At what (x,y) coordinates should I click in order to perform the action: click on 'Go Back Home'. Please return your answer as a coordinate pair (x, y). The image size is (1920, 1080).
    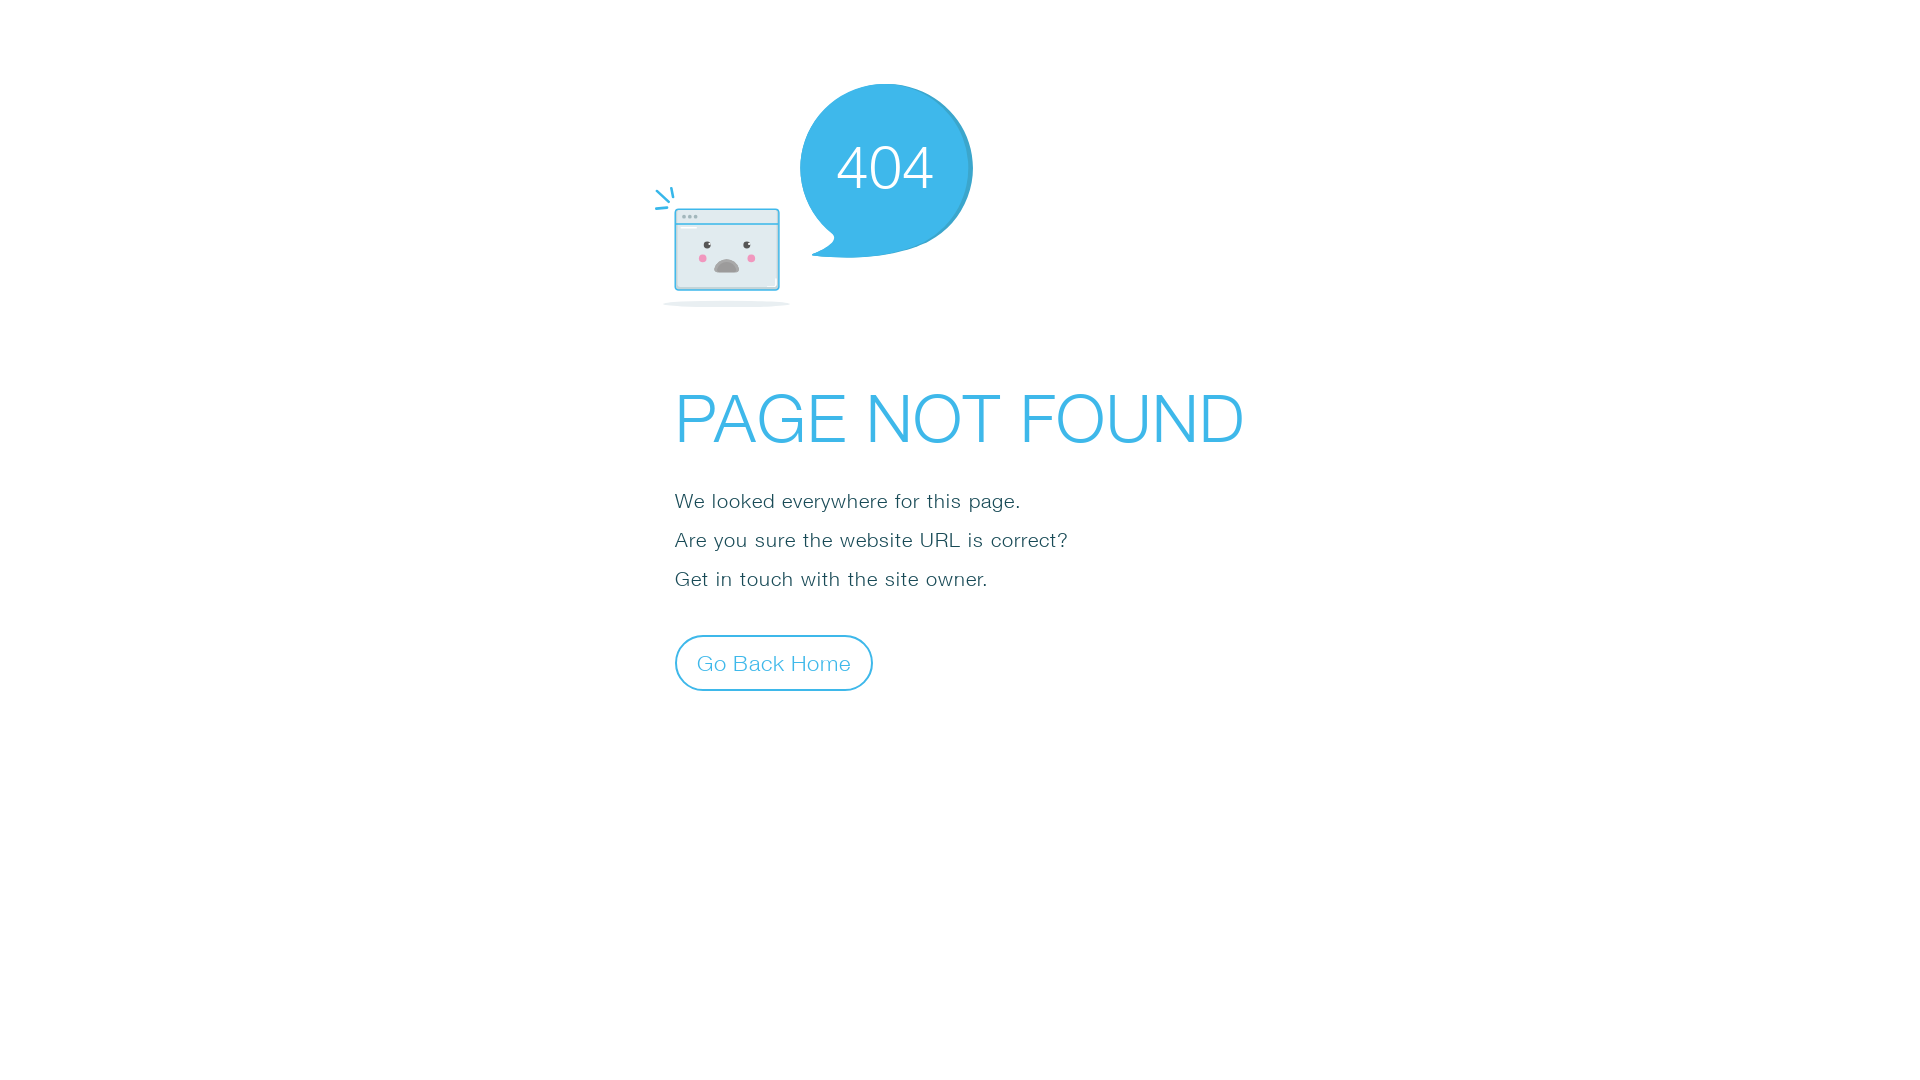
    Looking at the image, I should click on (772, 663).